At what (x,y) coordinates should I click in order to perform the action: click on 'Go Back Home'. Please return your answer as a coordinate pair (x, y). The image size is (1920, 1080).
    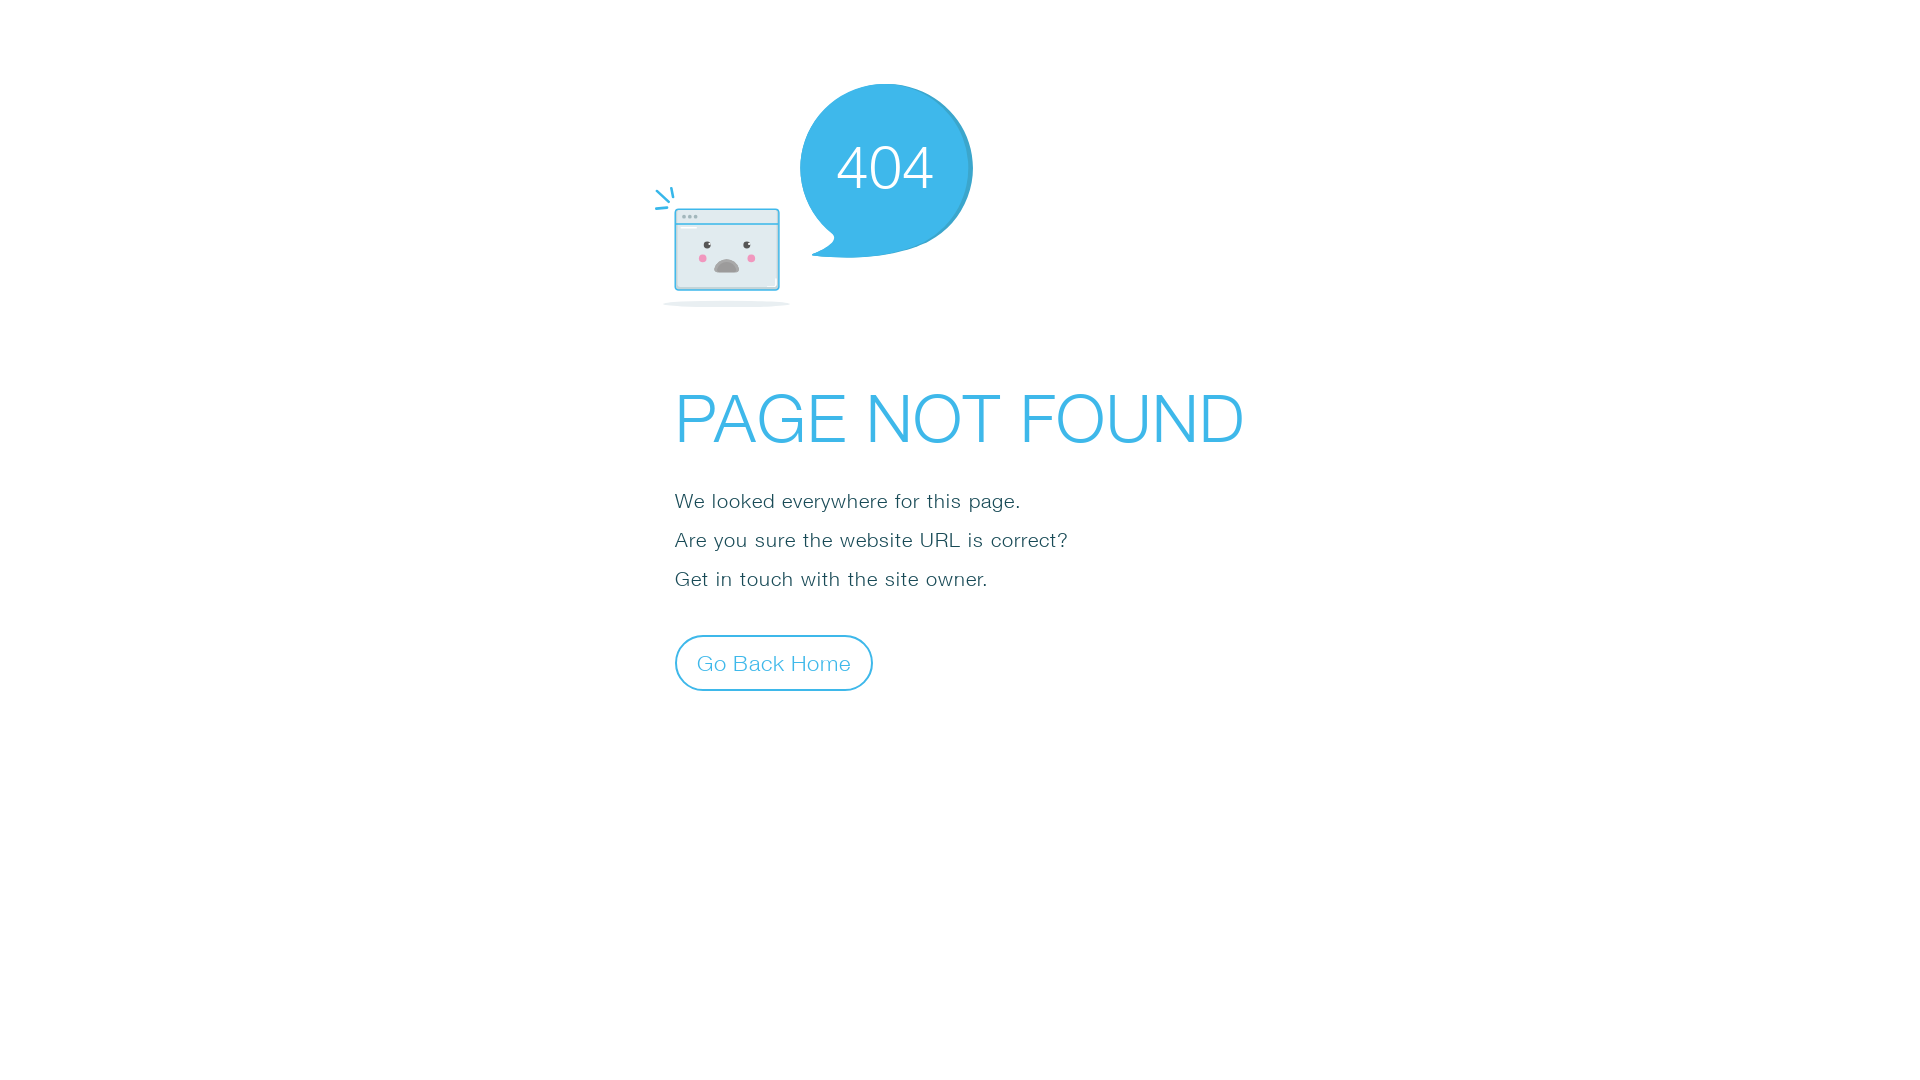
    Looking at the image, I should click on (772, 663).